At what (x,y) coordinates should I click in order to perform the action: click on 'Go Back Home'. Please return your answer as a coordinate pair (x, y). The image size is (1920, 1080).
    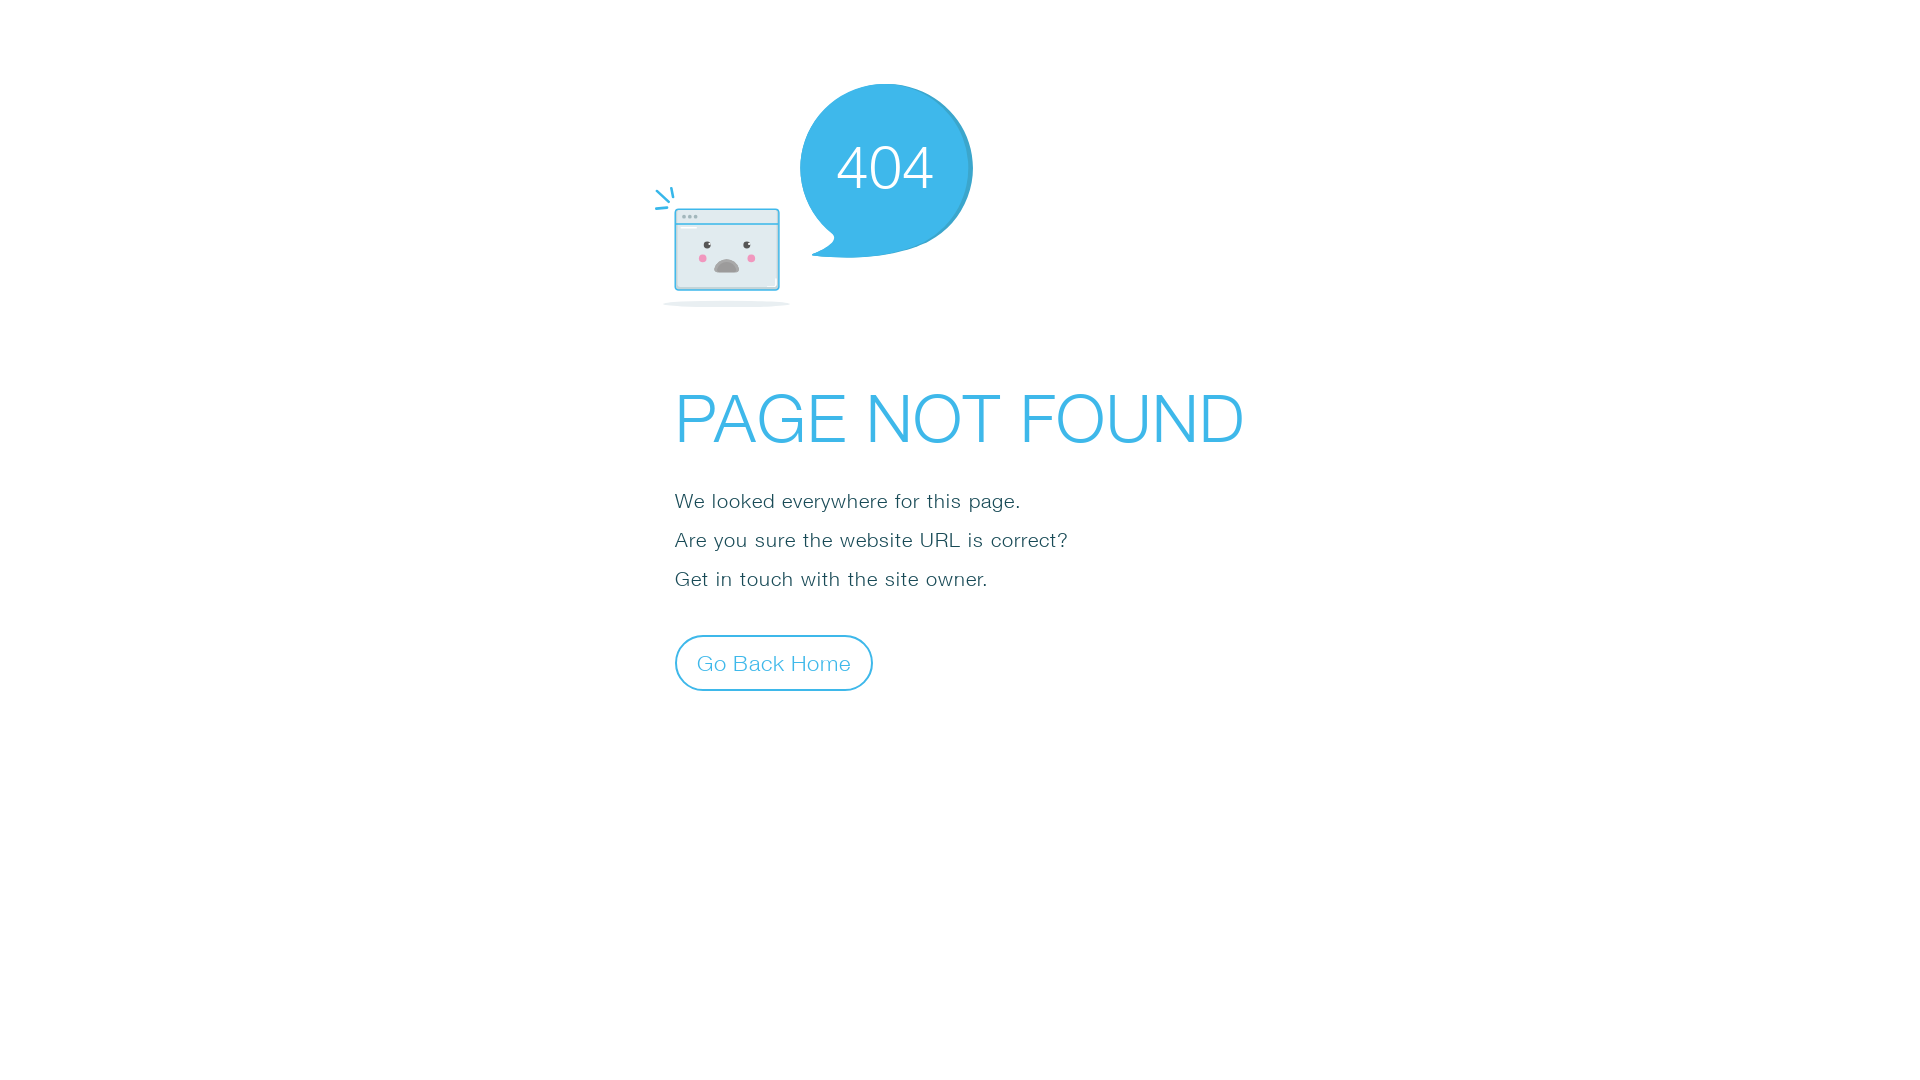
    Looking at the image, I should click on (772, 663).